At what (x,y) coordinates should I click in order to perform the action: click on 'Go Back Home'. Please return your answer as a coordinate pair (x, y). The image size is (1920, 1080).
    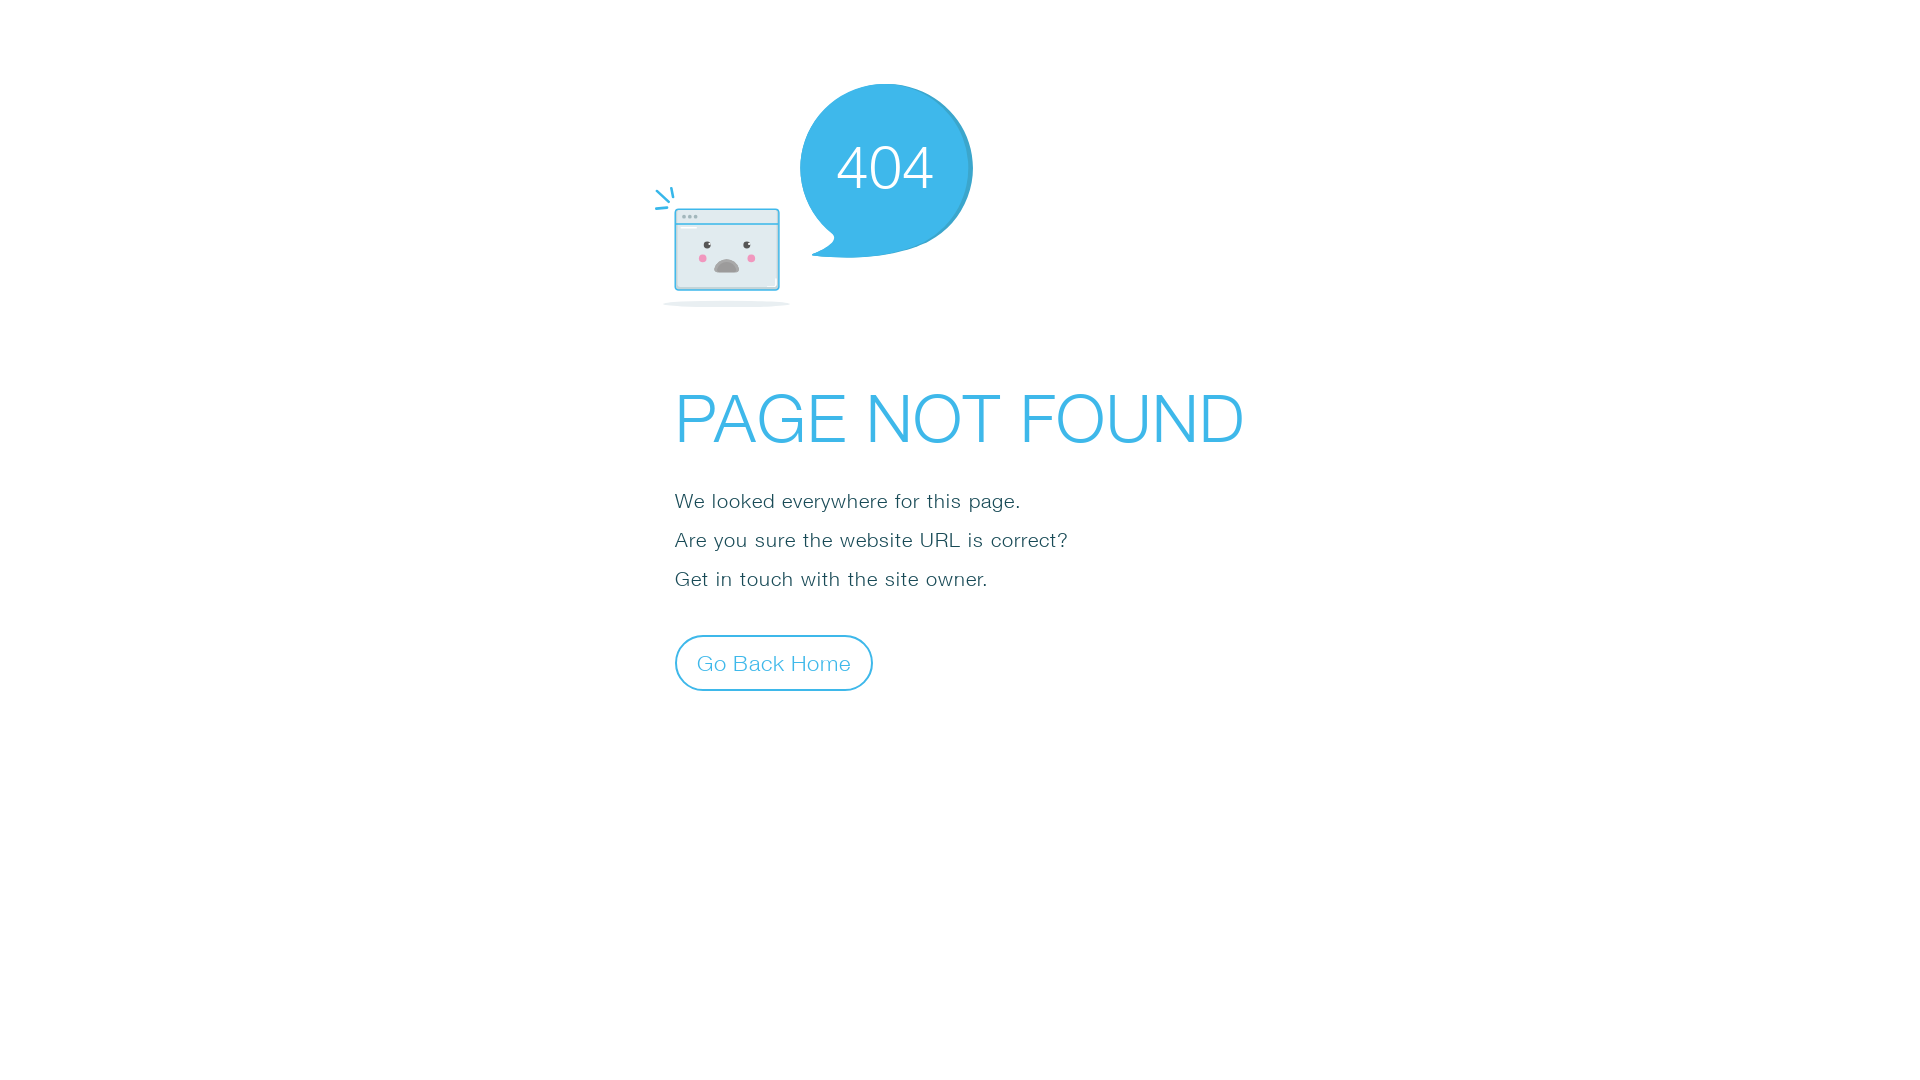
    Looking at the image, I should click on (772, 663).